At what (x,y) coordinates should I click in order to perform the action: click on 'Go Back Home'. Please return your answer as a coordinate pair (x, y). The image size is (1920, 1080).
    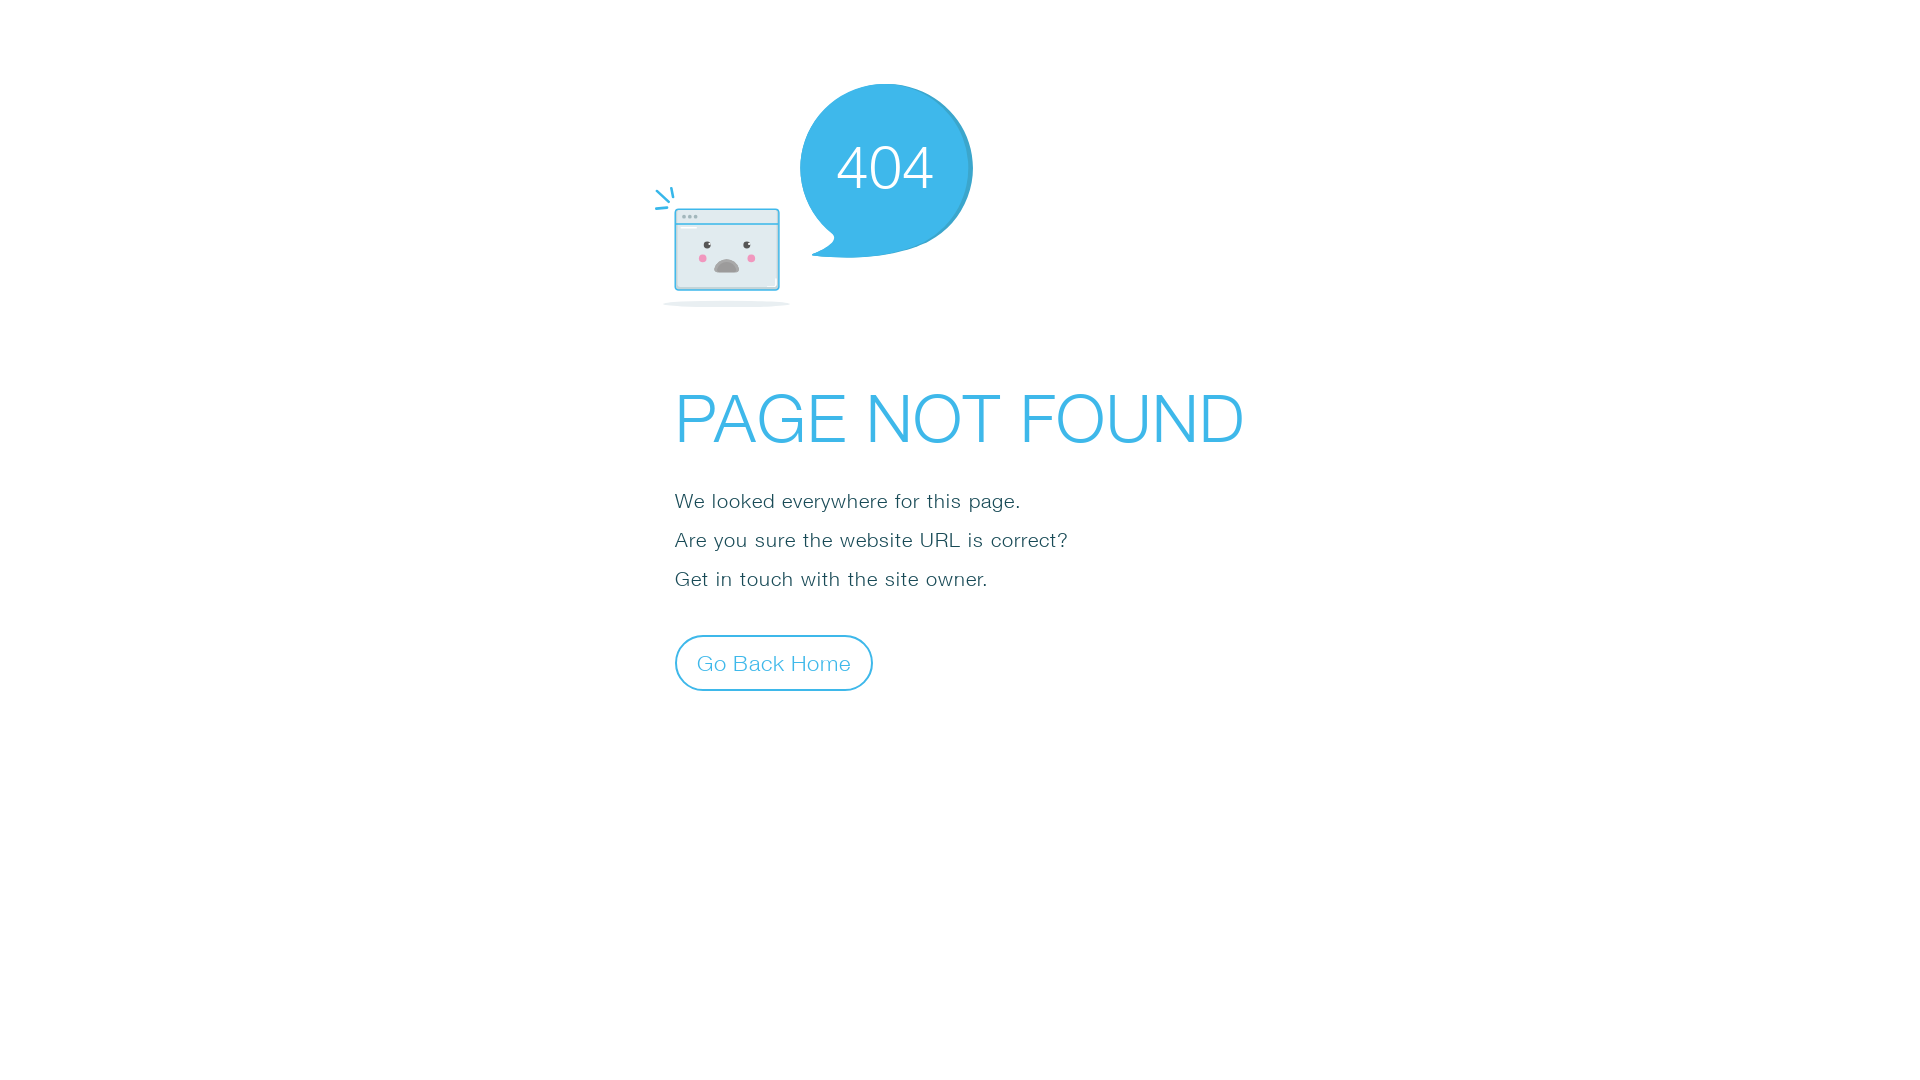
    Looking at the image, I should click on (772, 663).